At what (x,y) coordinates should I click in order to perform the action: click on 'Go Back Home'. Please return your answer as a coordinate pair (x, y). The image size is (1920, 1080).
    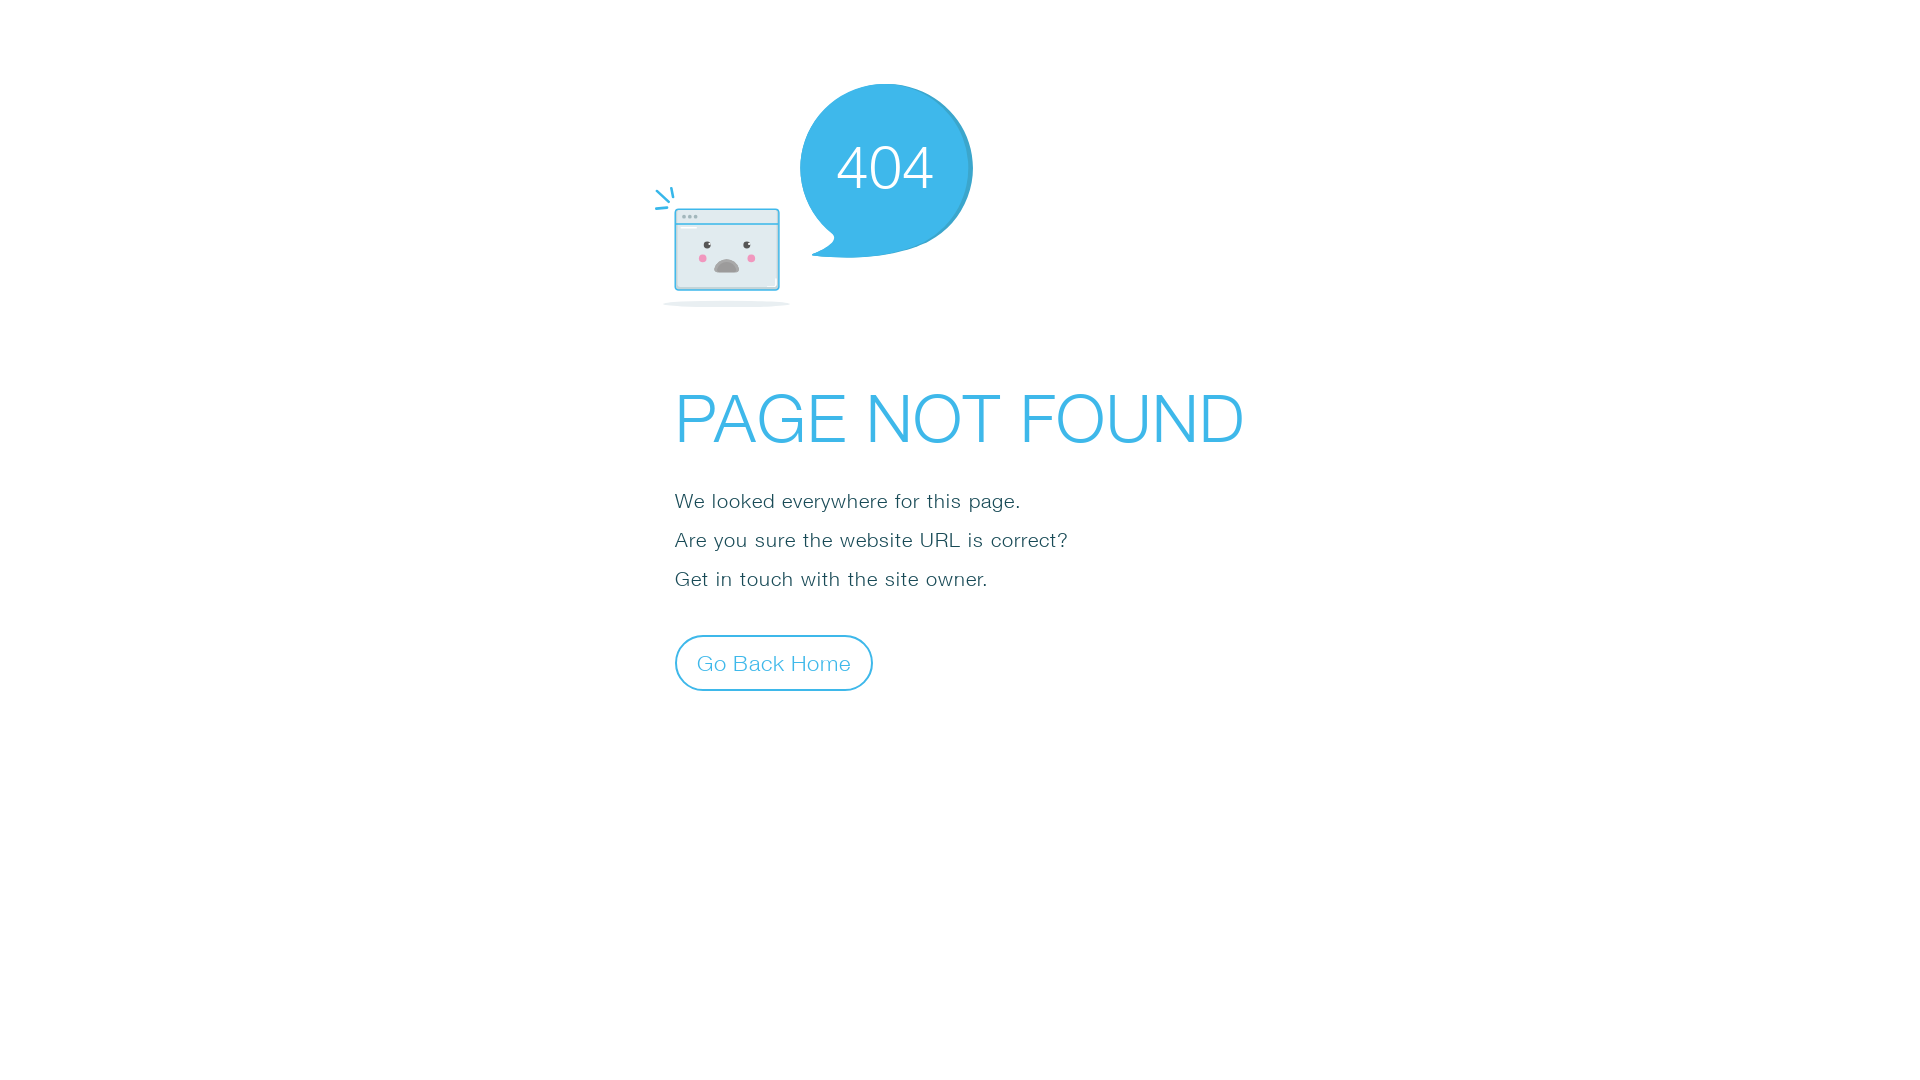
    Looking at the image, I should click on (772, 663).